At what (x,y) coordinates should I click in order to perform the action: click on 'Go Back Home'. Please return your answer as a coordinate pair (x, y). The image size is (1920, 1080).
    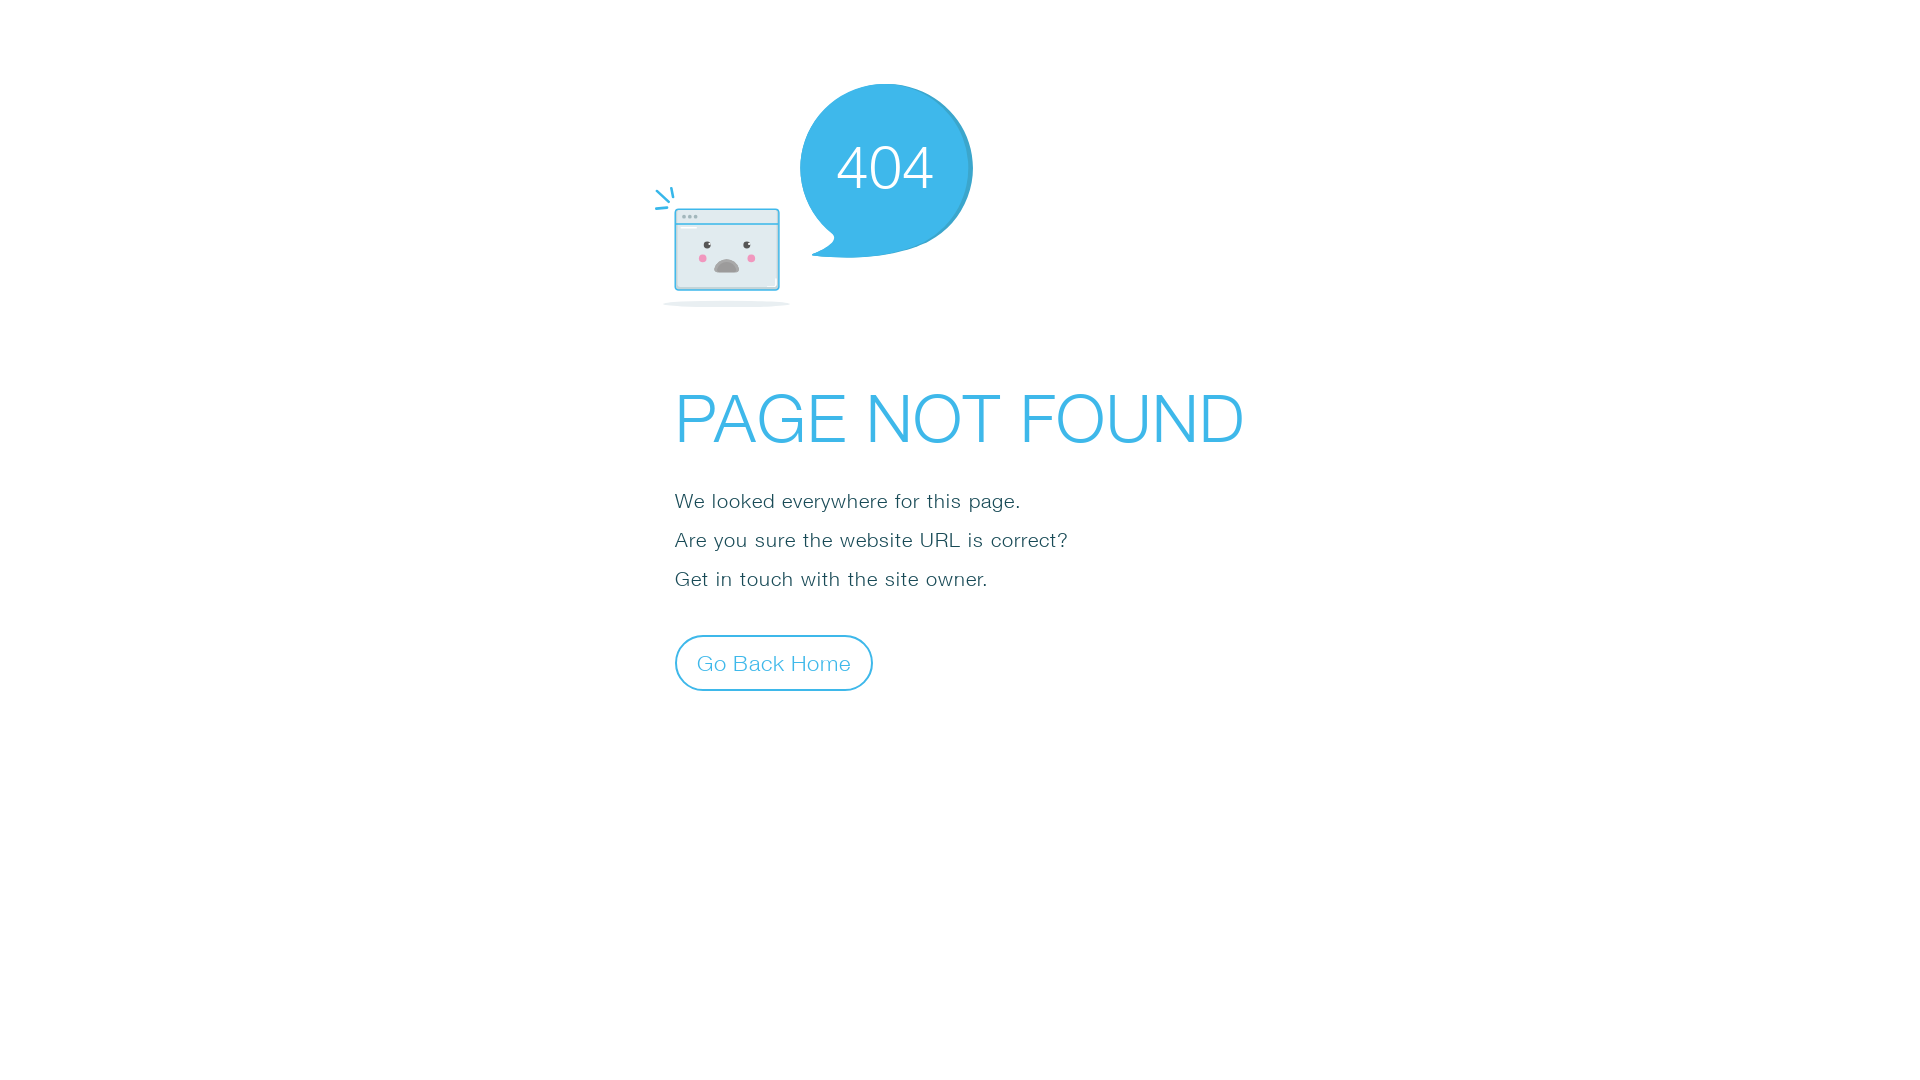
    Looking at the image, I should click on (772, 663).